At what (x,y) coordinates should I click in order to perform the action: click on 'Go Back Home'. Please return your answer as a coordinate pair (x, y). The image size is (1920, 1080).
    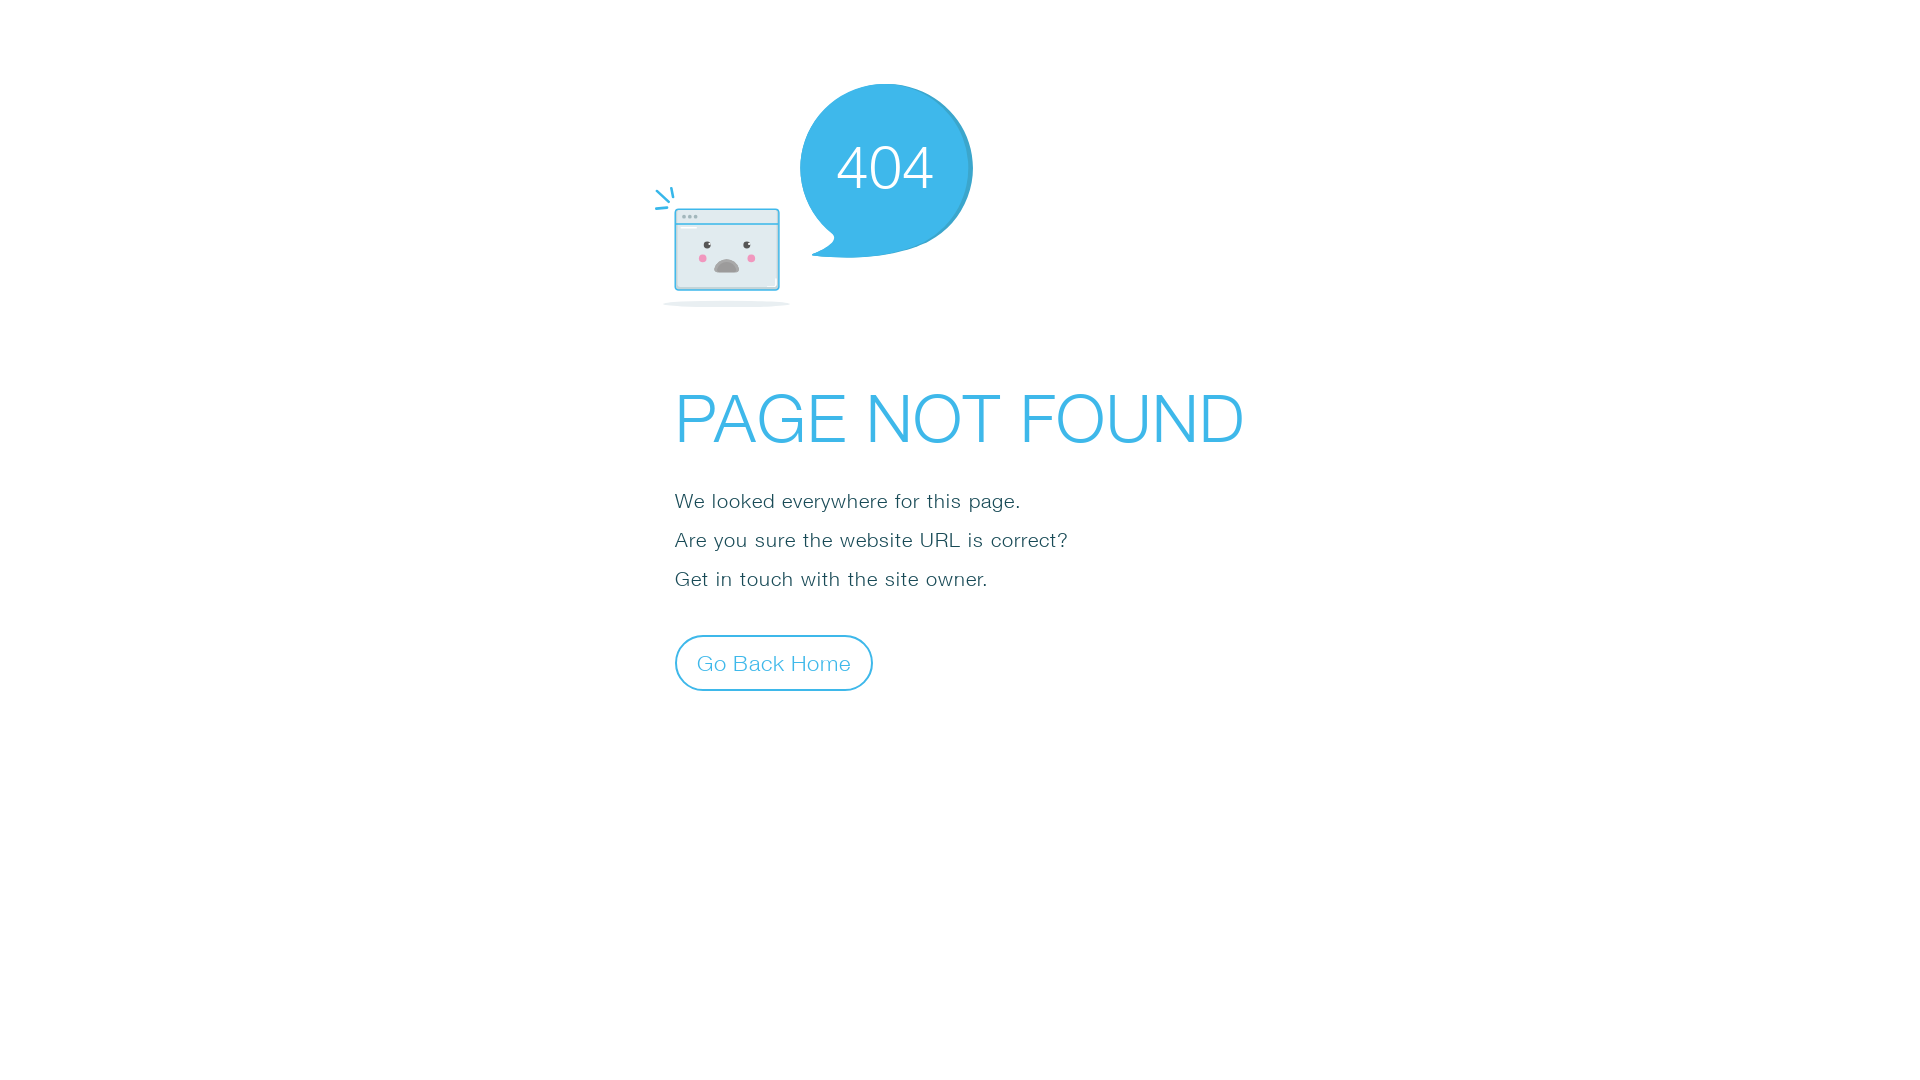
    Looking at the image, I should click on (772, 663).